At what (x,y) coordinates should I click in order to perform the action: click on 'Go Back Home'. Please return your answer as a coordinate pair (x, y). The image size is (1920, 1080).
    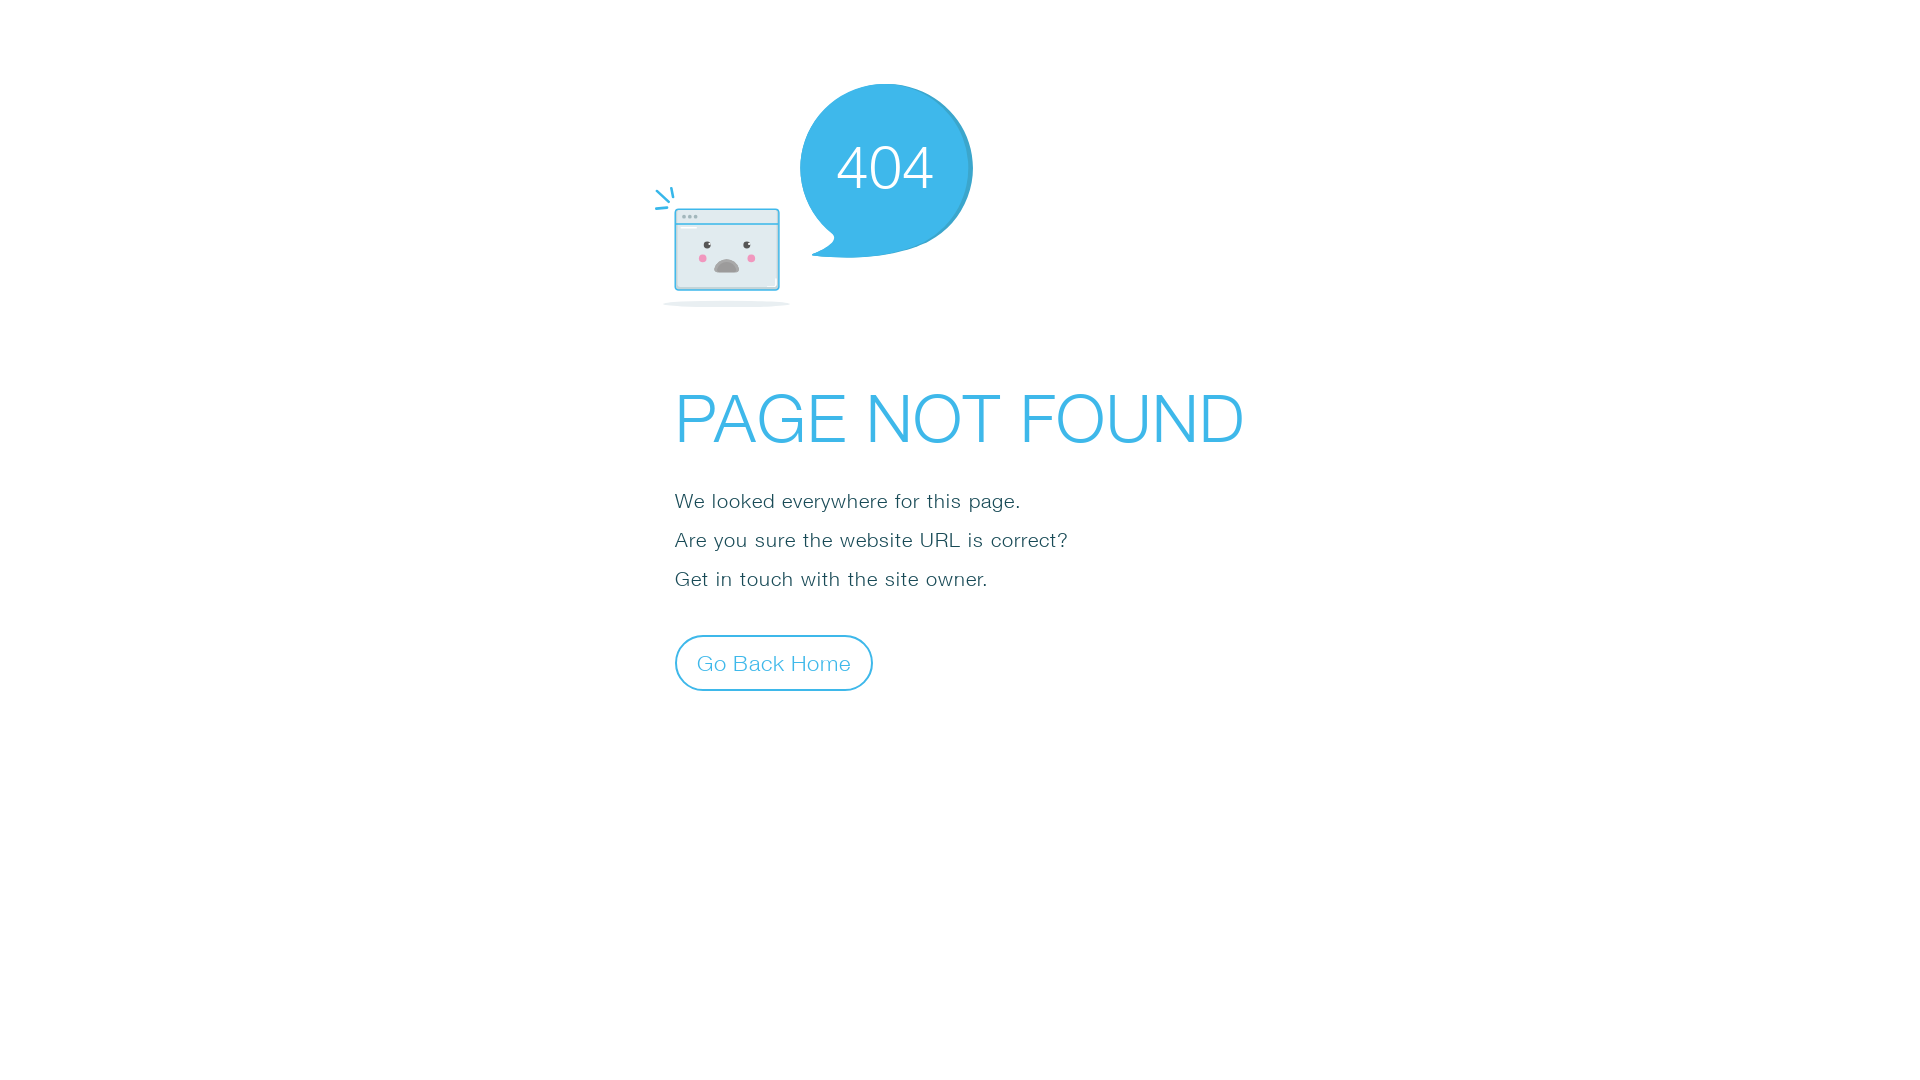
    Looking at the image, I should click on (772, 663).